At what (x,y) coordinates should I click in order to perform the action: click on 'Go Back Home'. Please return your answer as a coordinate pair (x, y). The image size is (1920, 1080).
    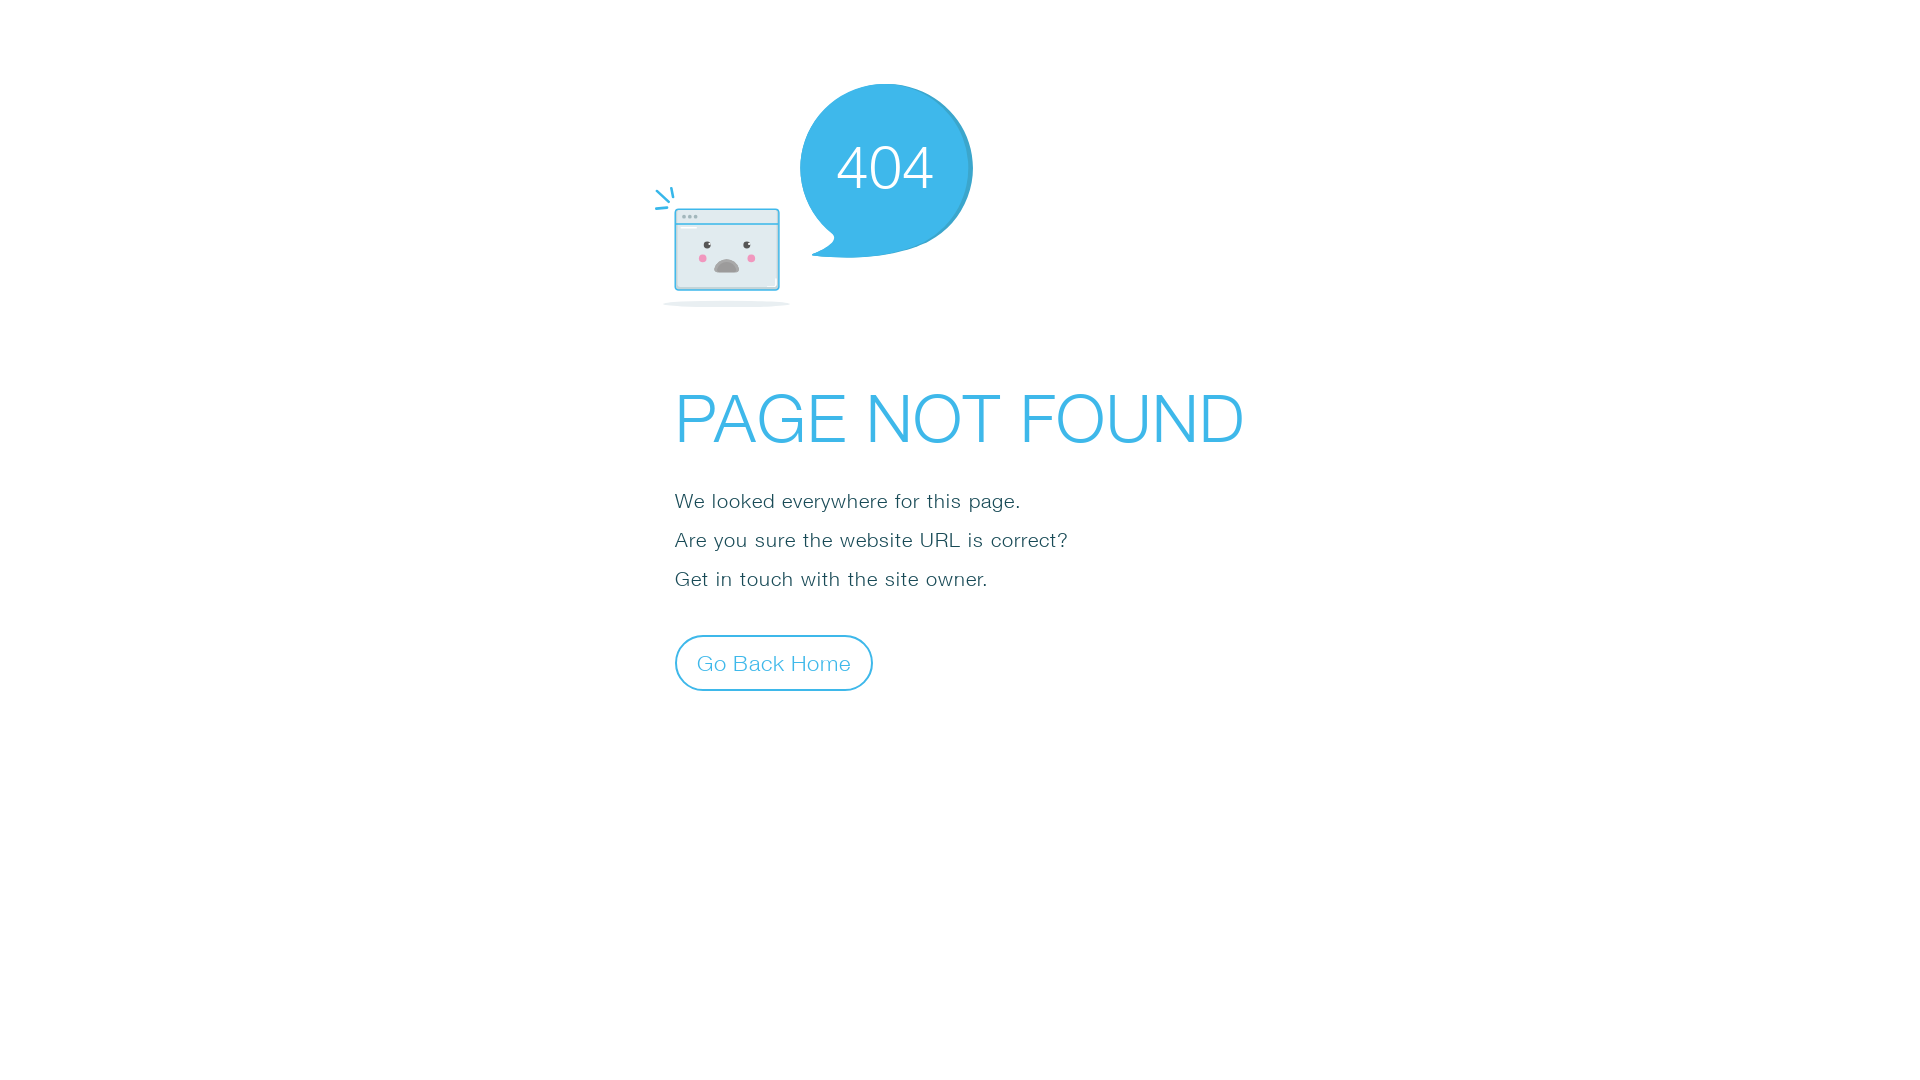
    Looking at the image, I should click on (772, 663).